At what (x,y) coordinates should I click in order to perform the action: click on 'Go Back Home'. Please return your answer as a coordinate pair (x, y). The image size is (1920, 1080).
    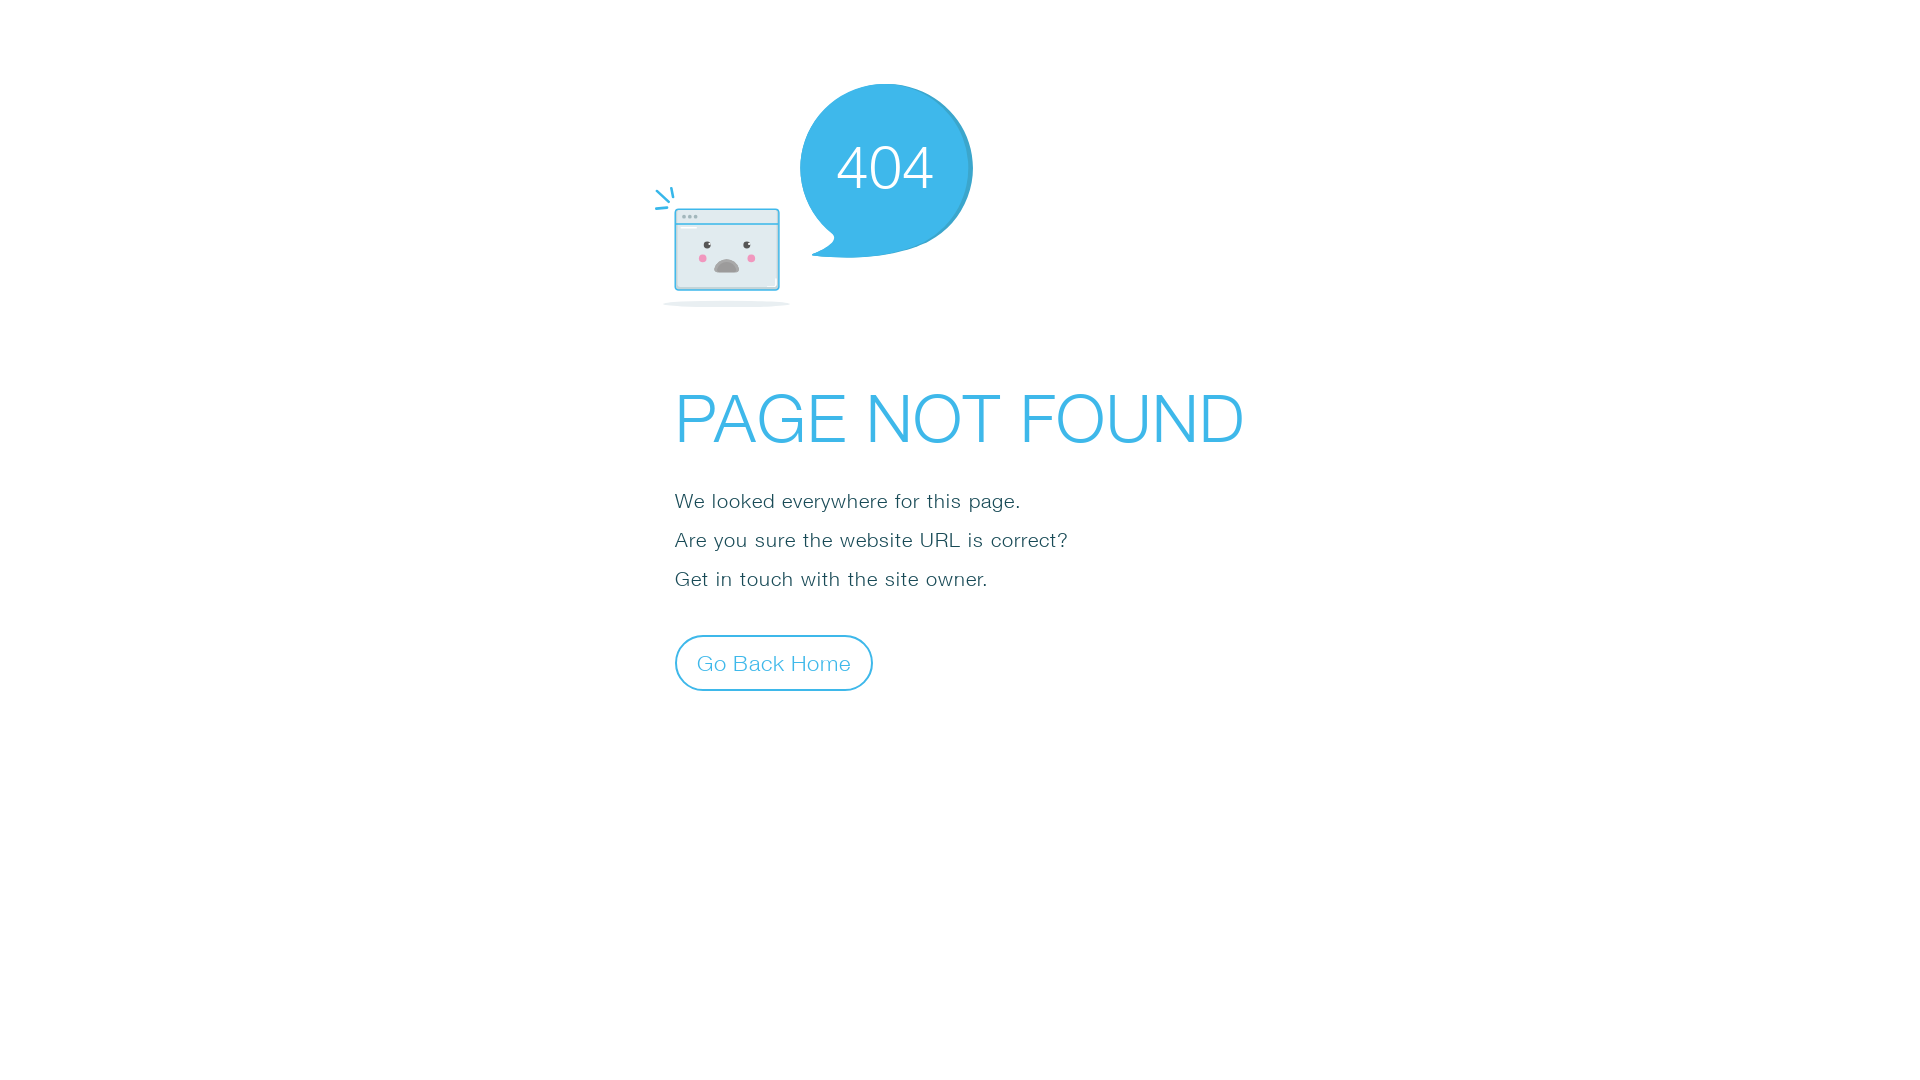
    Looking at the image, I should click on (772, 663).